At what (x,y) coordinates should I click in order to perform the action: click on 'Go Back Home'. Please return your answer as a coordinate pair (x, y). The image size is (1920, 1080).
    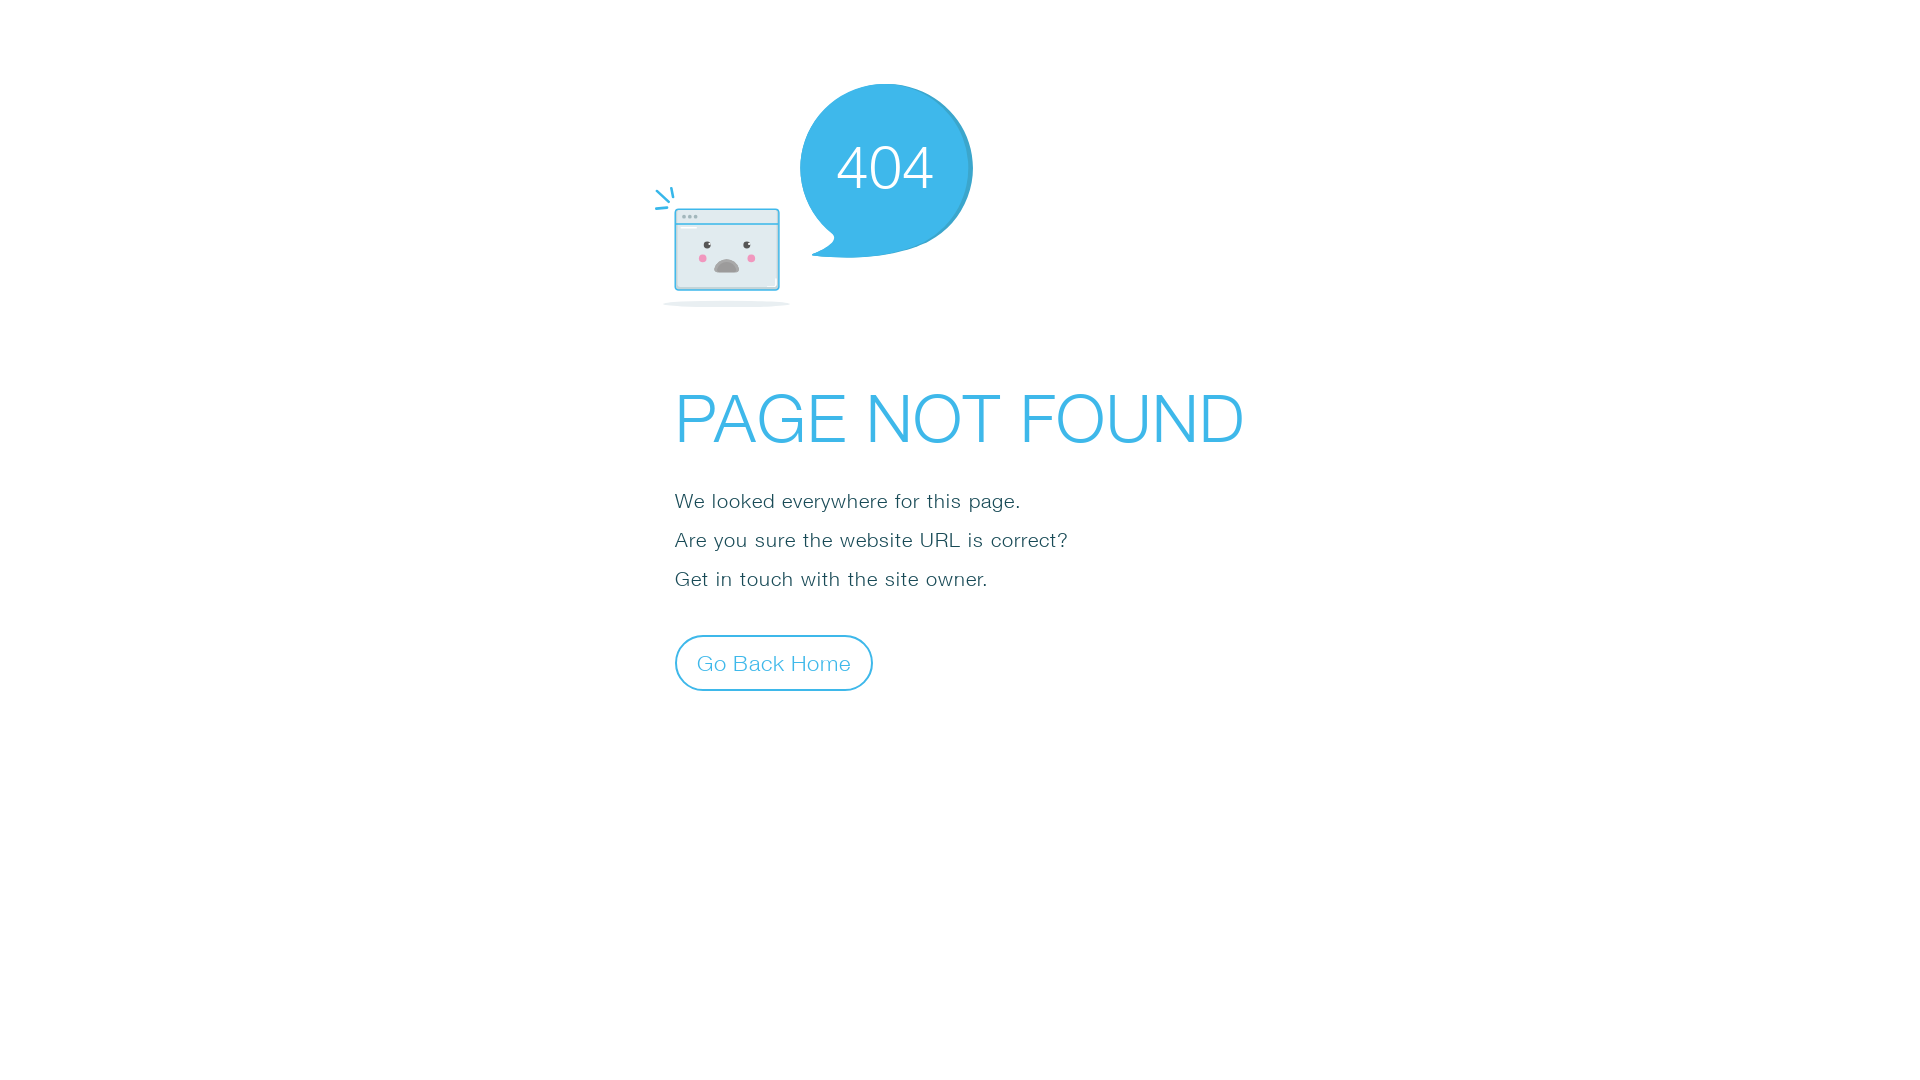
    Looking at the image, I should click on (772, 663).